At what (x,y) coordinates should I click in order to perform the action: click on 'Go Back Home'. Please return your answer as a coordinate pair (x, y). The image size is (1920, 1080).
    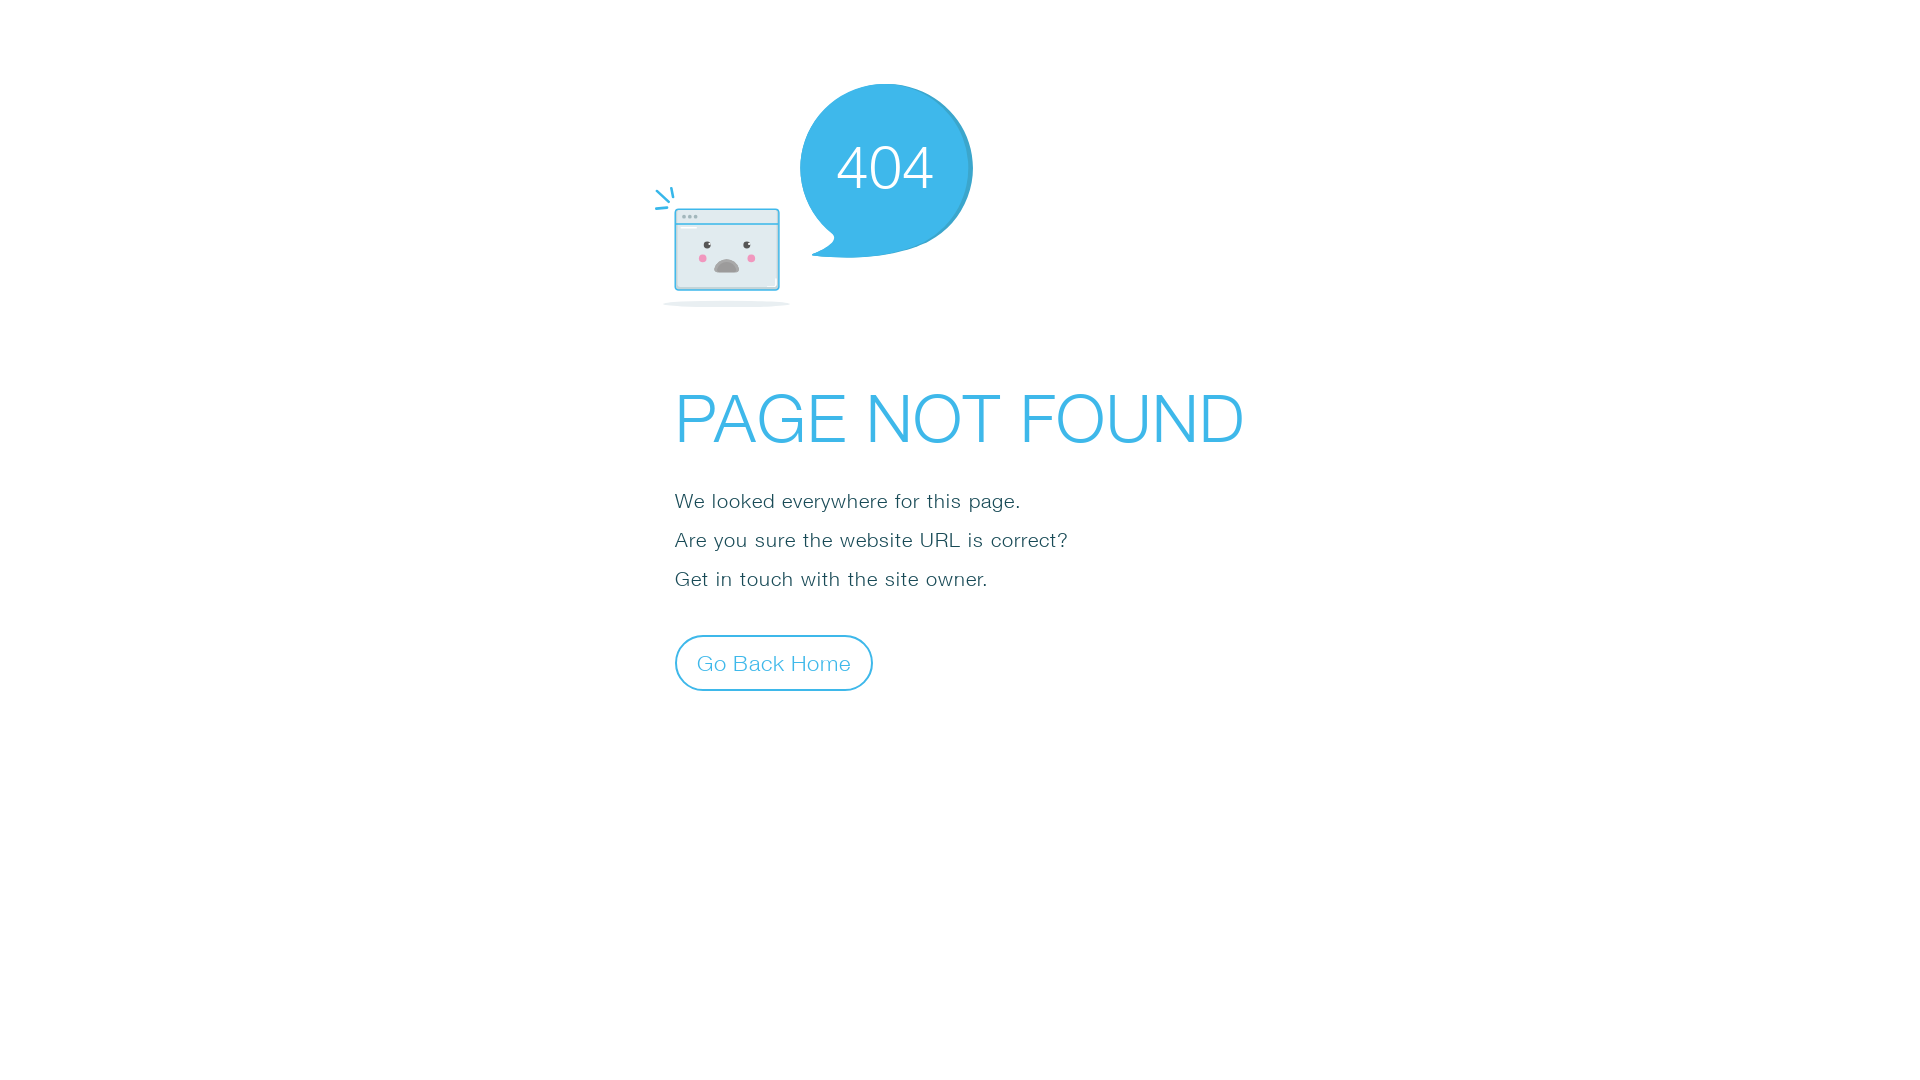
    Looking at the image, I should click on (772, 663).